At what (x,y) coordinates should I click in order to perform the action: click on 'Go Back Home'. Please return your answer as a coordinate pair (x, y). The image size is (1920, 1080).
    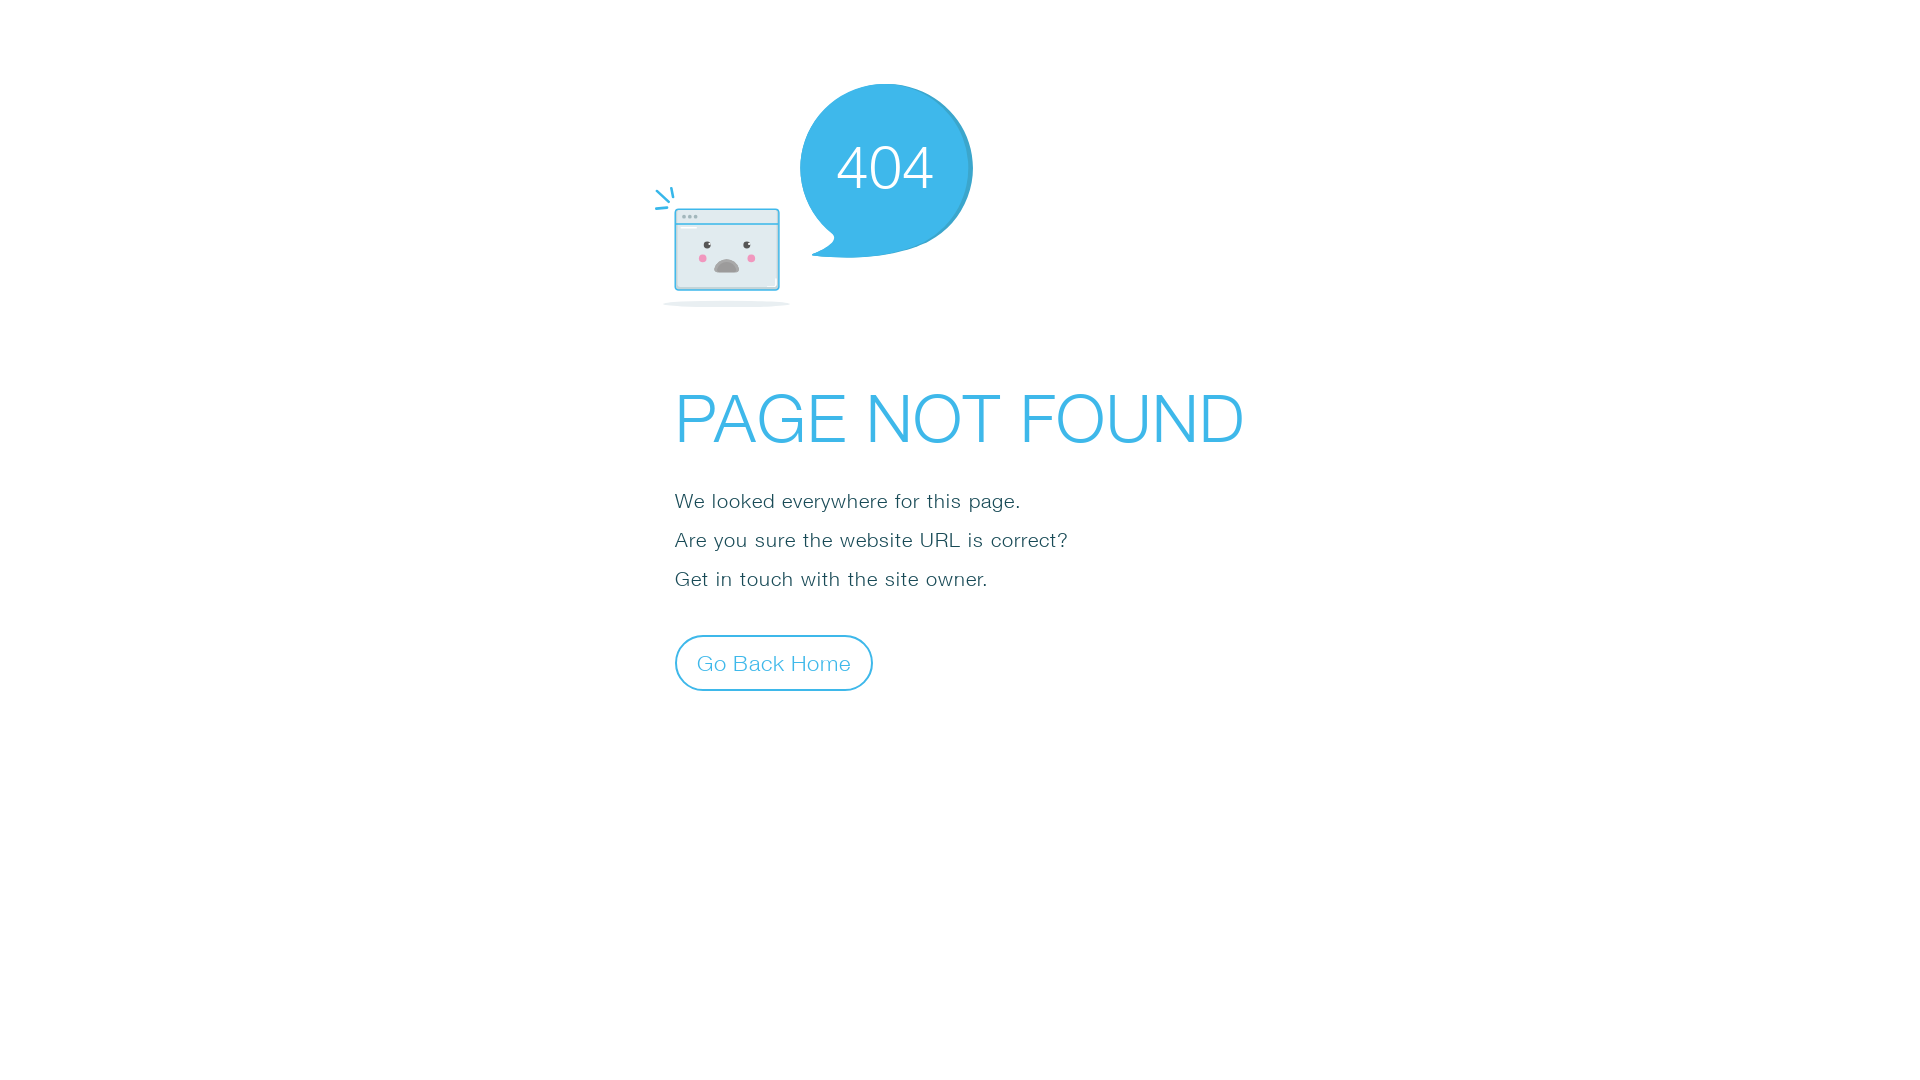
    Looking at the image, I should click on (772, 663).